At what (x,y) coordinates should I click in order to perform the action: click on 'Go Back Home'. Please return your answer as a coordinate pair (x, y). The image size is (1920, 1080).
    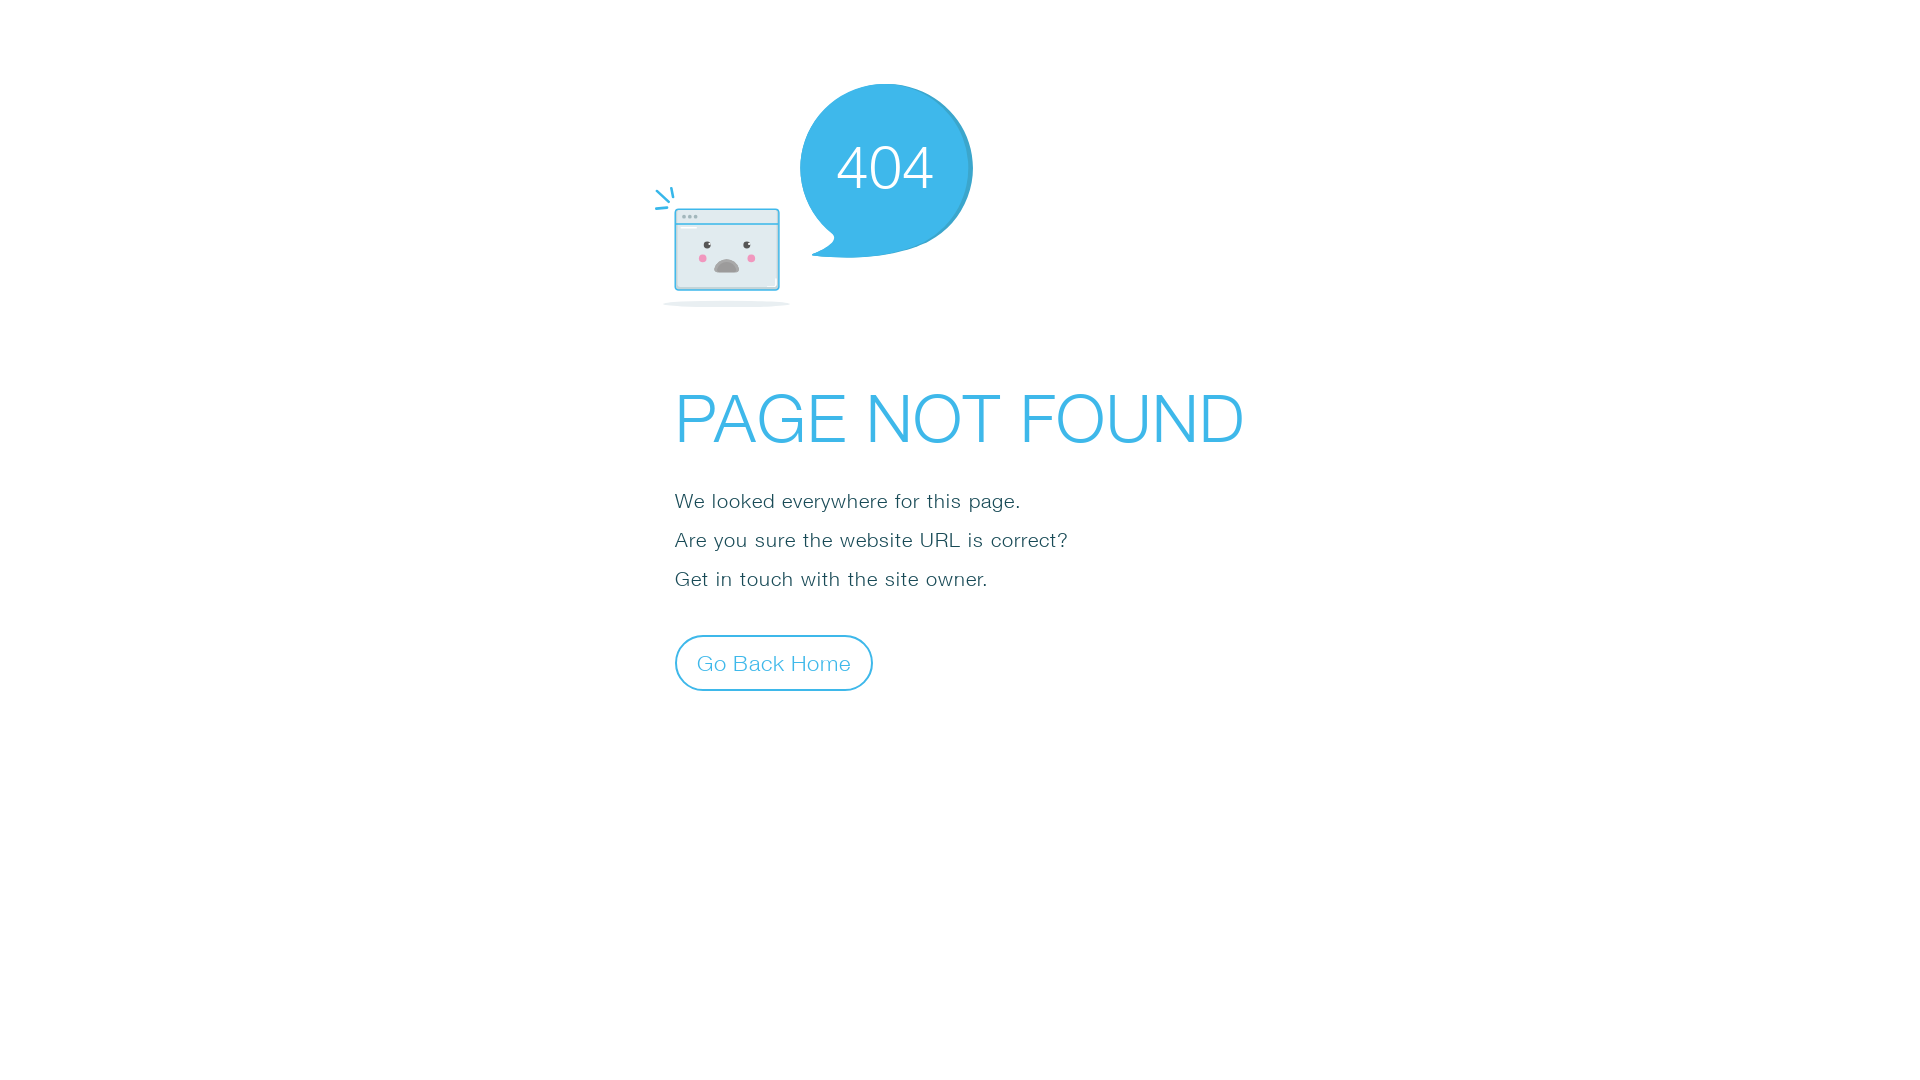
    Looking at the image, I should click on (772, 663).